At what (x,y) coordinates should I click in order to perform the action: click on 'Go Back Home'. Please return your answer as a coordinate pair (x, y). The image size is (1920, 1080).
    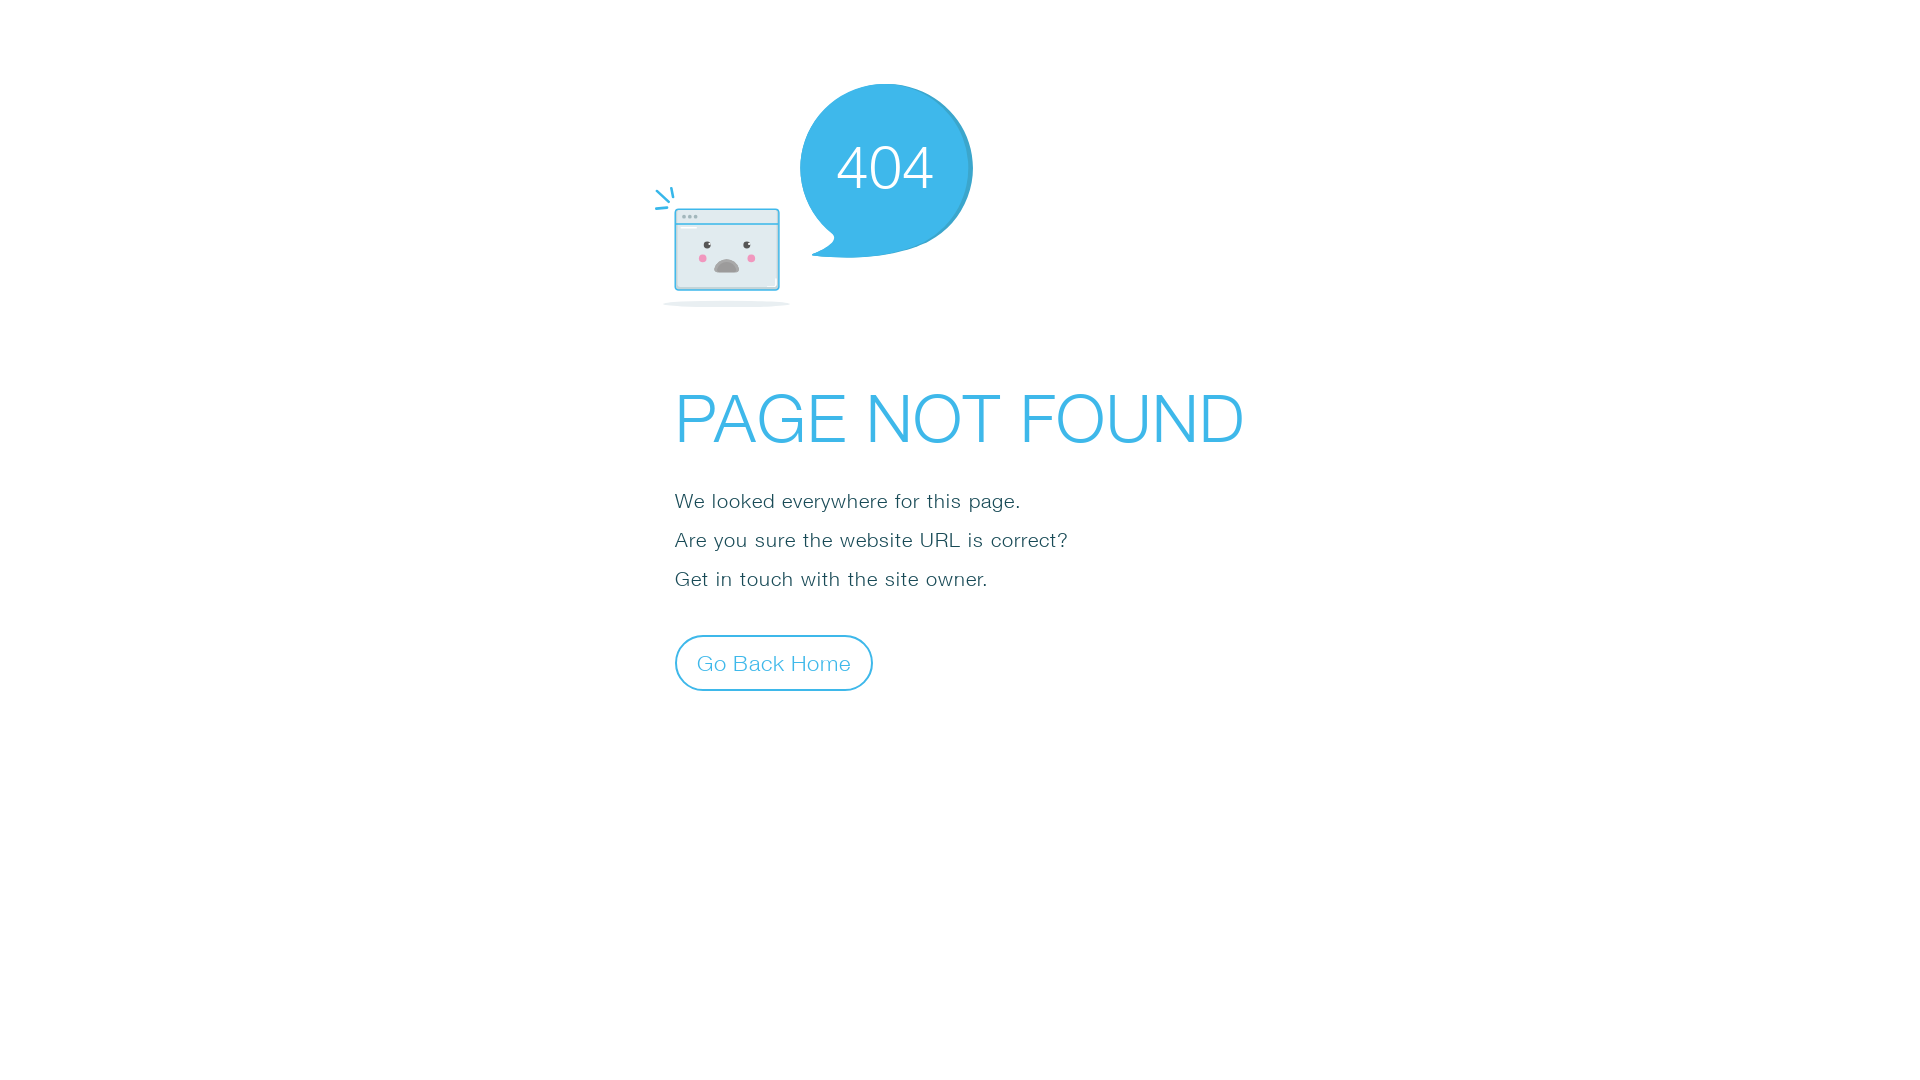
    Looking at the image, I should click on (772, 663).